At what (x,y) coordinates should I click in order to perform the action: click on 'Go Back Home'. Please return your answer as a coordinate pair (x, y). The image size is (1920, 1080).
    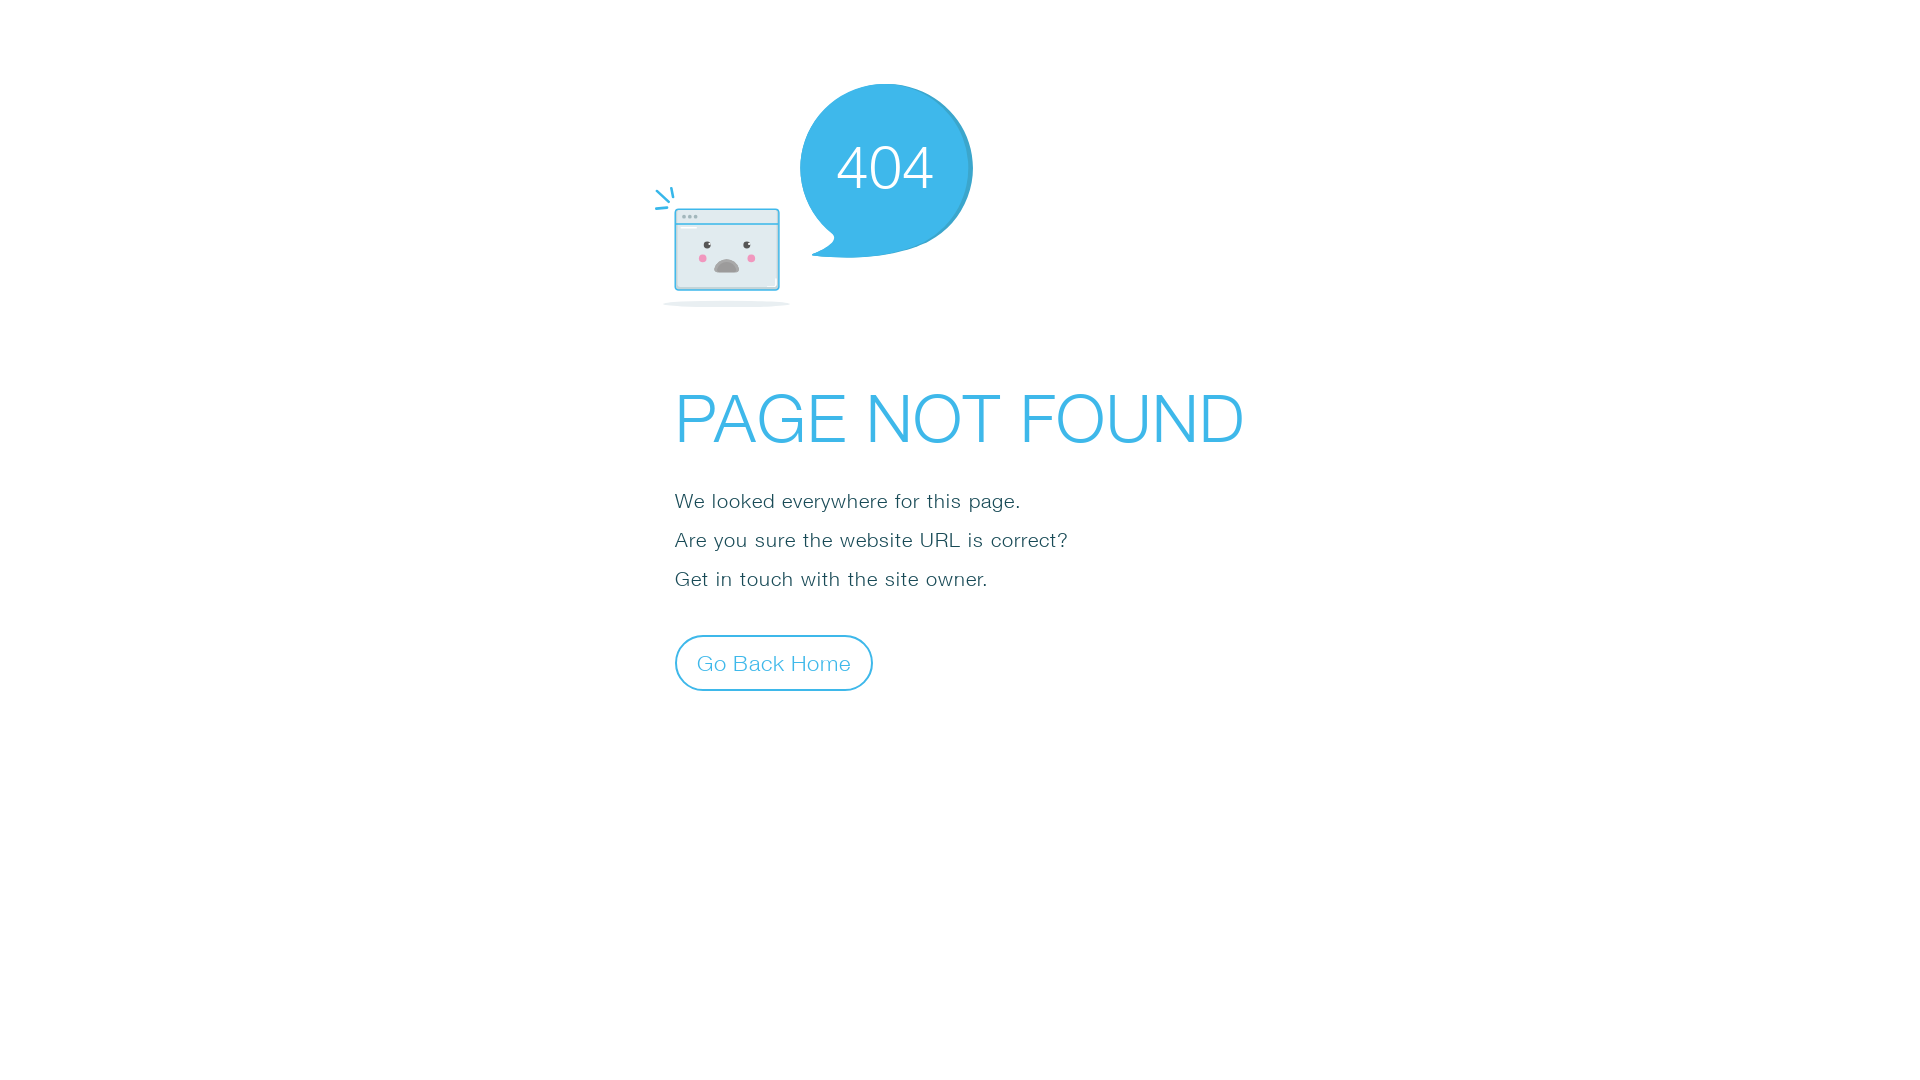
    Looking at the image, I should click on (772, 663).